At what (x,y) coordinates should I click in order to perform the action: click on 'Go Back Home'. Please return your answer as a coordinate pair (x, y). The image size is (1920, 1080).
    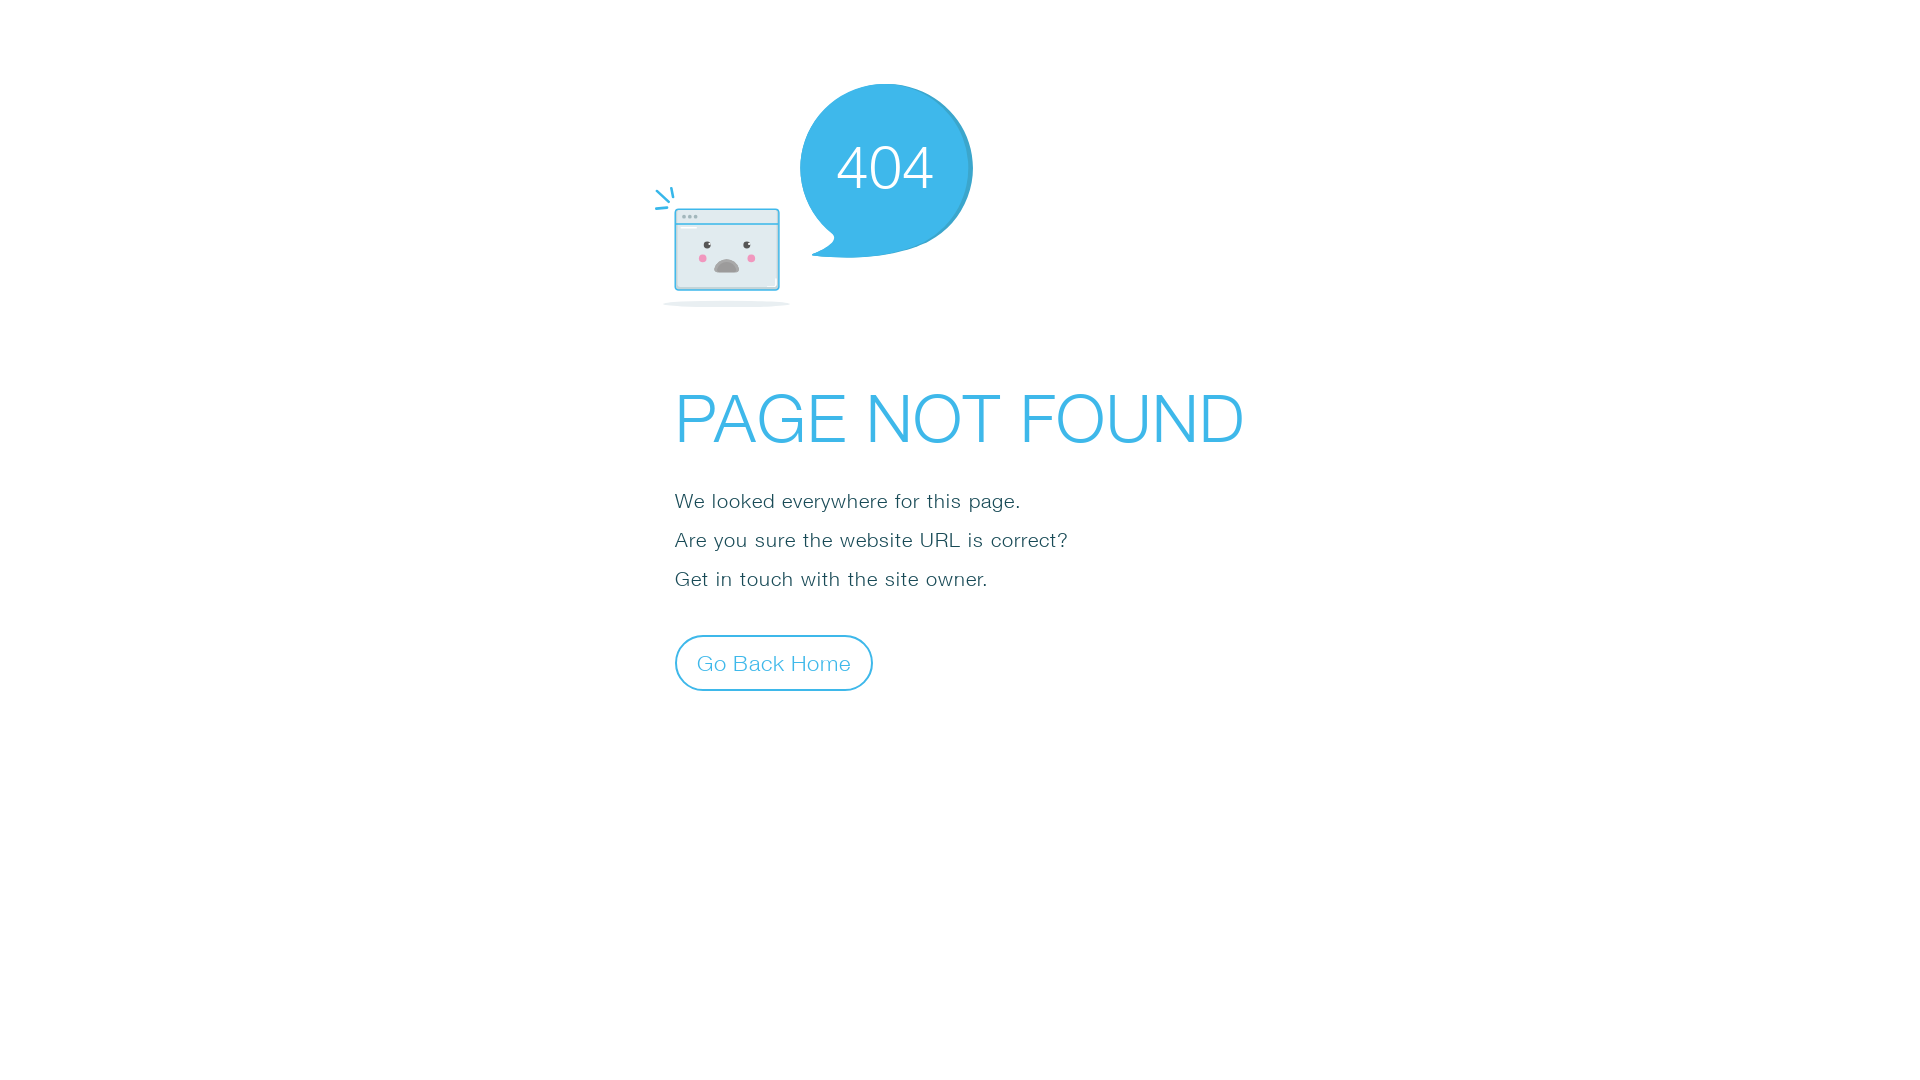
    Looking at the image, I should click on (772, 663).